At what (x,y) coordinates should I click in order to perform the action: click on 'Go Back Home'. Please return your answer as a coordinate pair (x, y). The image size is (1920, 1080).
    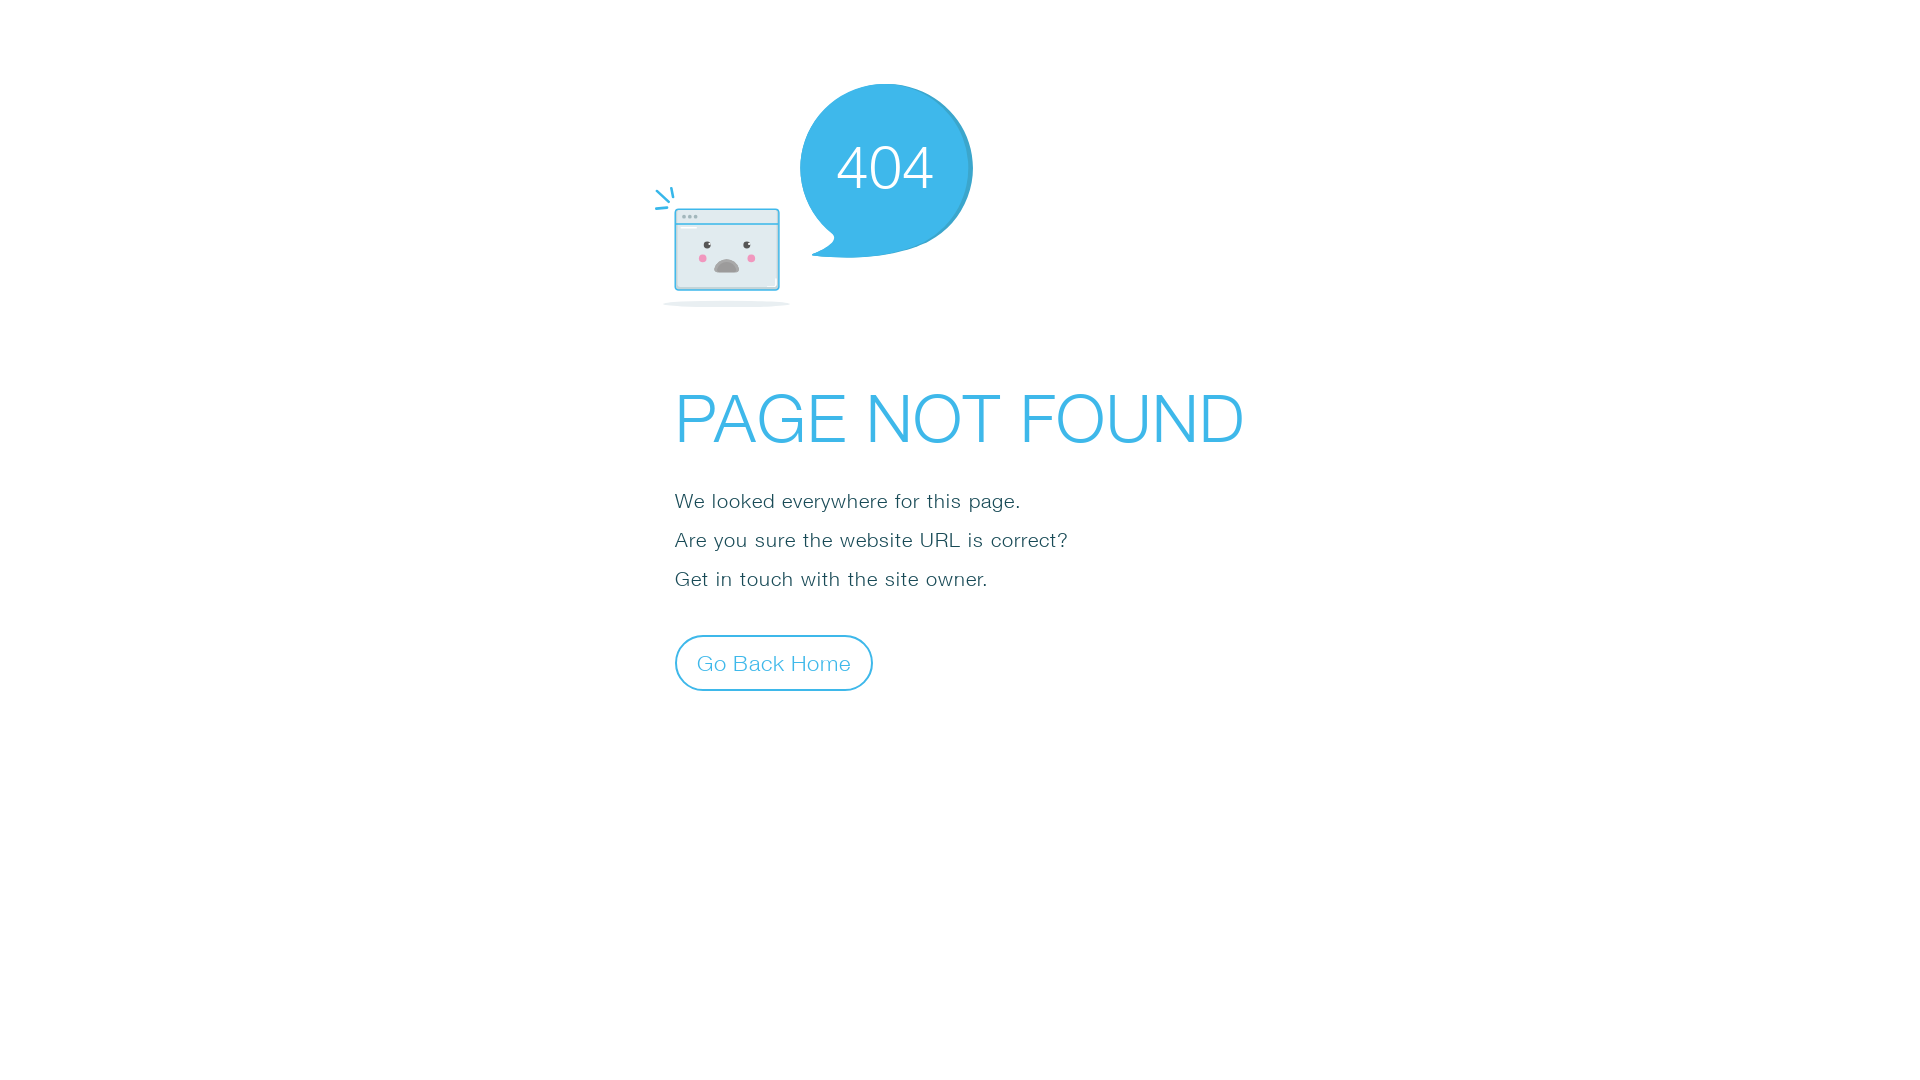
    Looking at the image, I should click on (772, 663).